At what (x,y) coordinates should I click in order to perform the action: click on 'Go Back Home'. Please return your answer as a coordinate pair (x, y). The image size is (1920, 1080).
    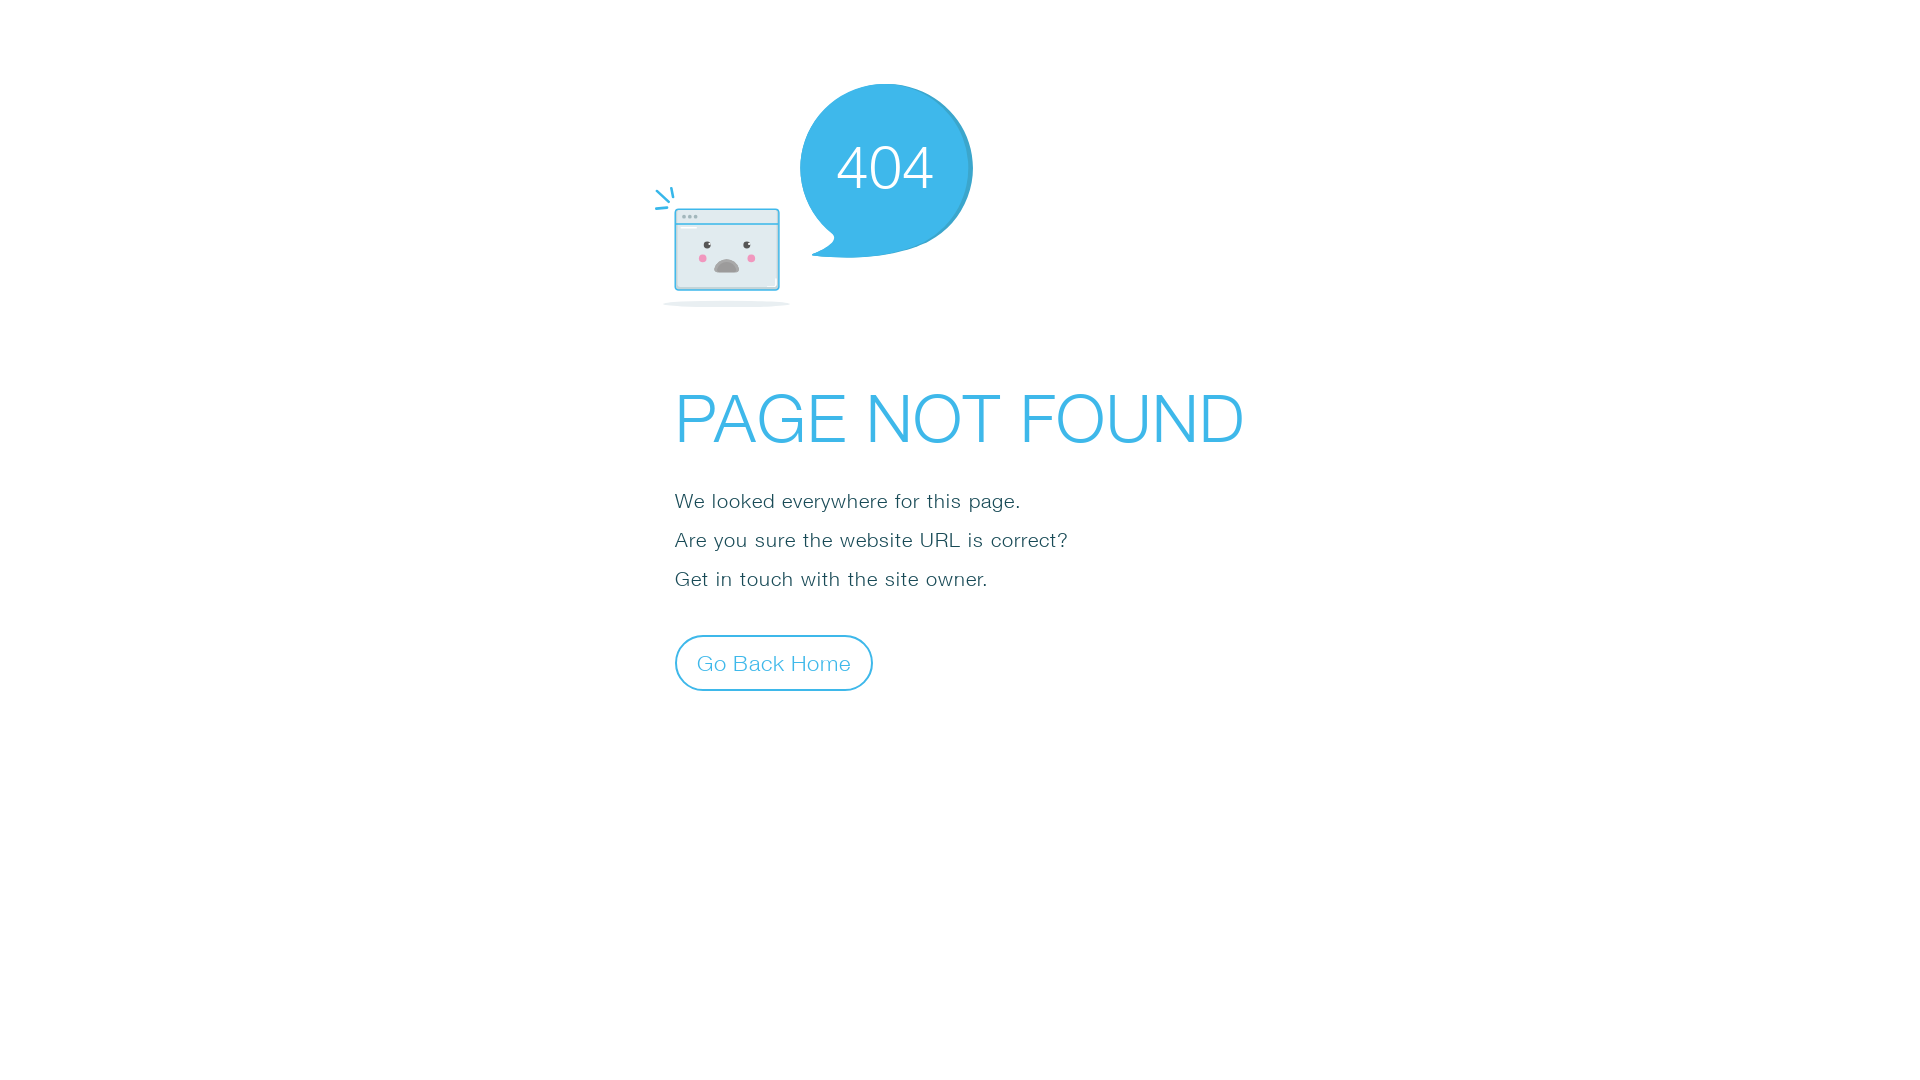
    Looking at the image, I should click on (772, 663).